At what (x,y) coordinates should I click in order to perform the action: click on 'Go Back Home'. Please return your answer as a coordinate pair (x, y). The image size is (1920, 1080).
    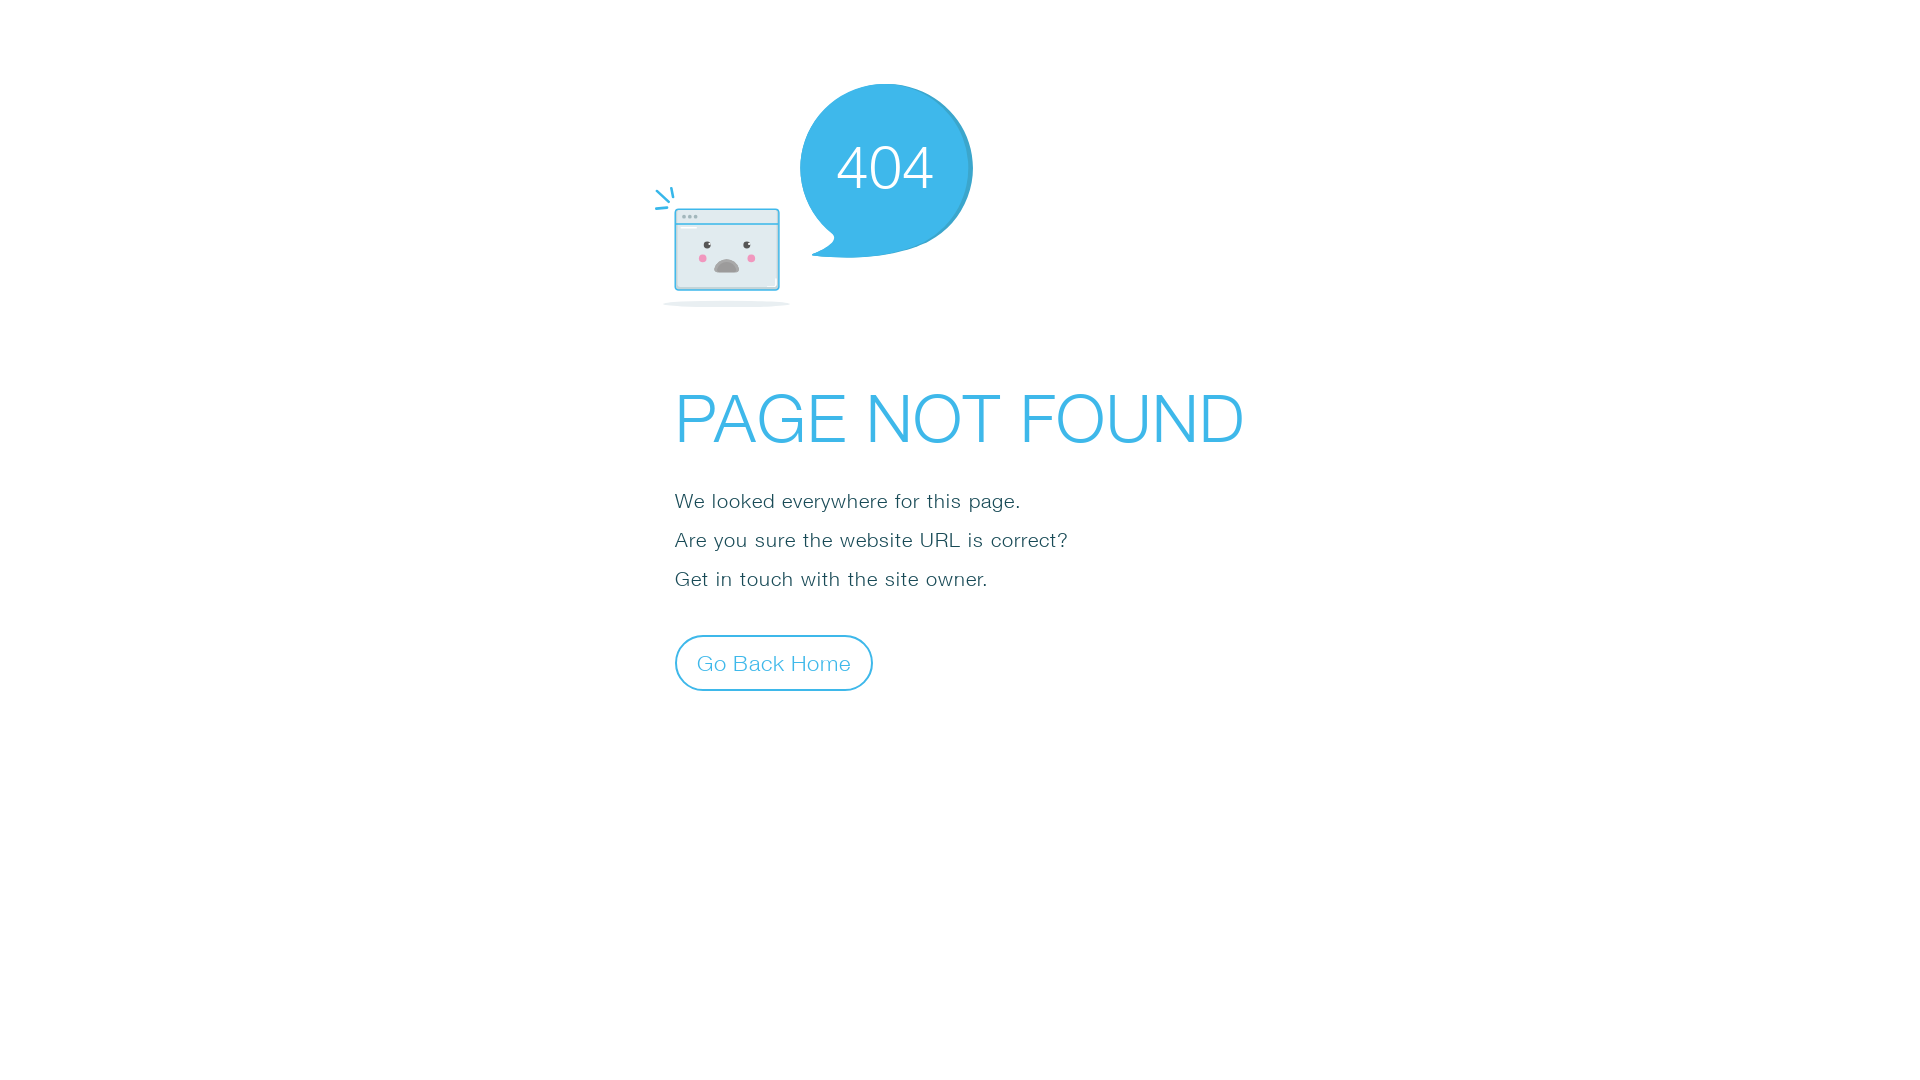
    Looking at the image, I should click on (772, 663).